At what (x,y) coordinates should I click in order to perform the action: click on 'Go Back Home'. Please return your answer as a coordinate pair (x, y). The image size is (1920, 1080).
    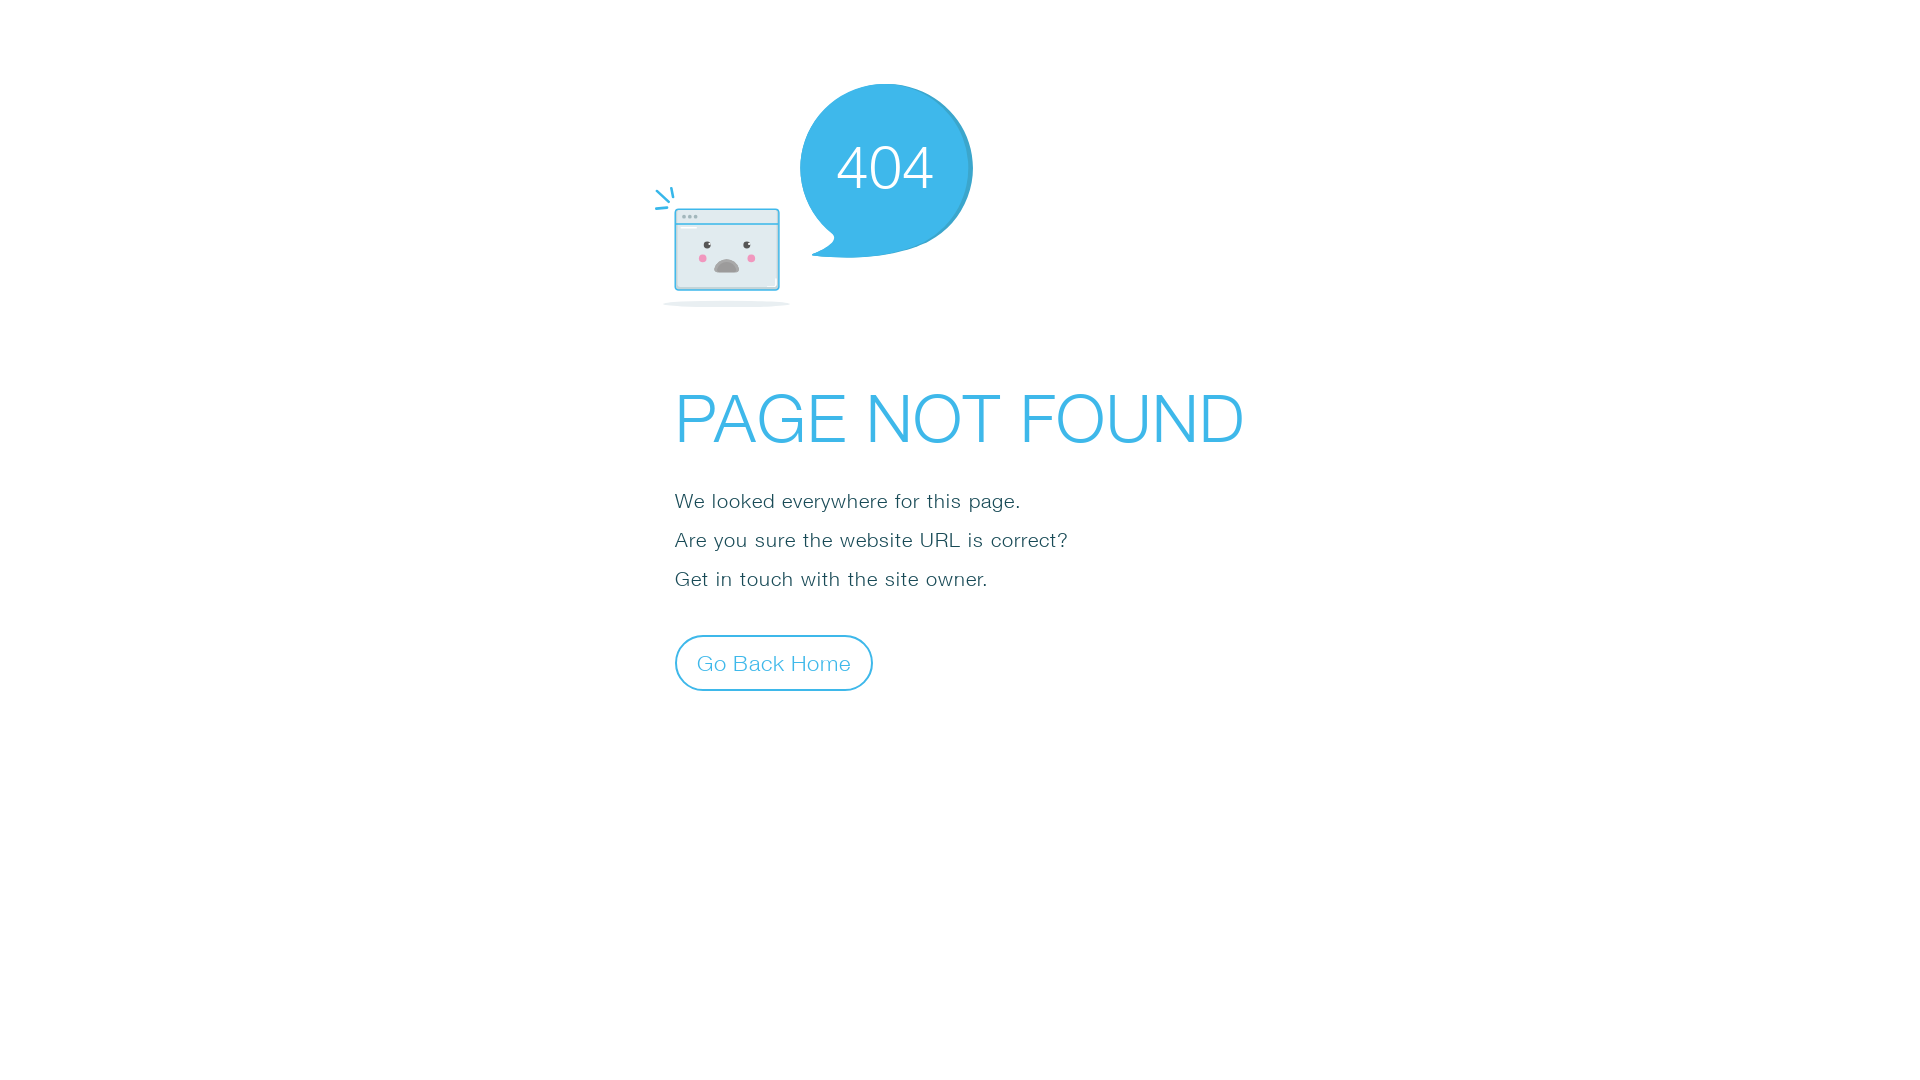
    Looking at the image, I should click on (772, 663).